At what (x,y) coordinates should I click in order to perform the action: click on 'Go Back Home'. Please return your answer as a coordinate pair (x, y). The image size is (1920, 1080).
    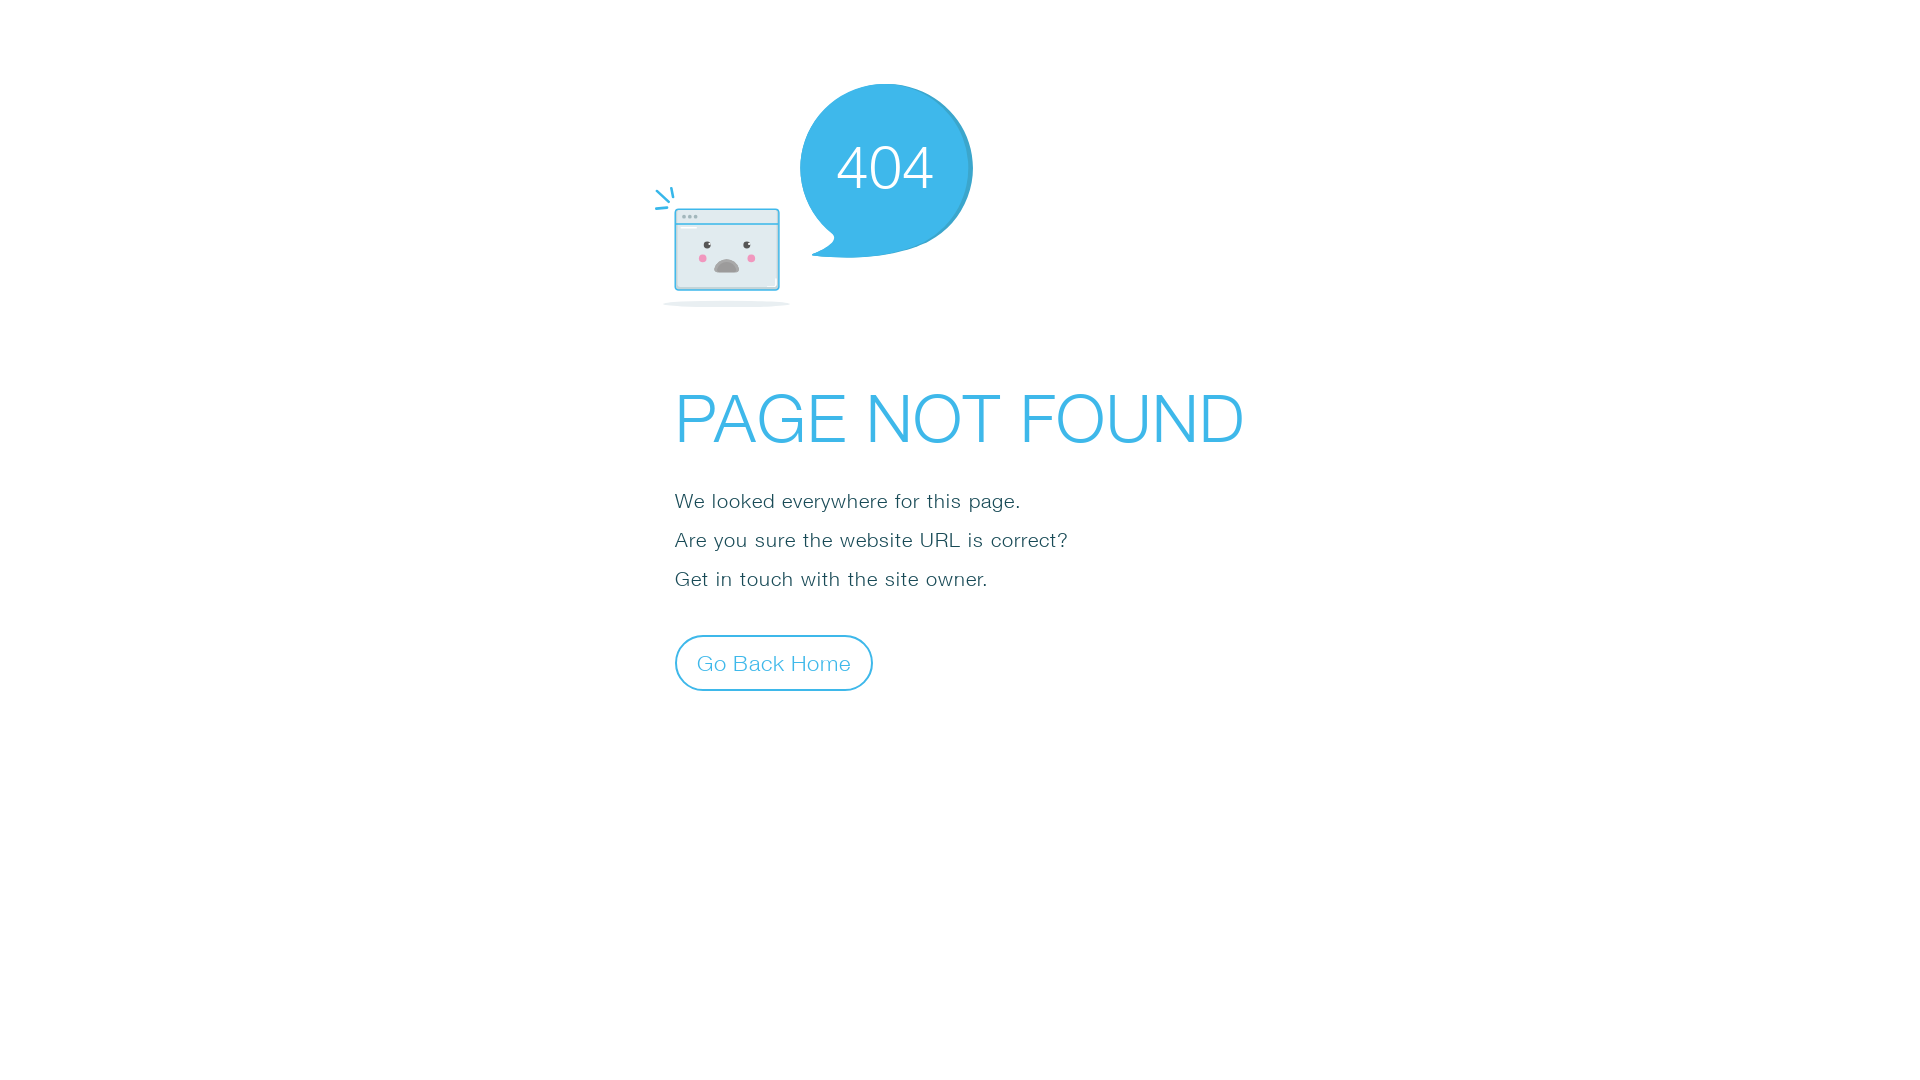
    Looking at the image, I should click on (772, 663).